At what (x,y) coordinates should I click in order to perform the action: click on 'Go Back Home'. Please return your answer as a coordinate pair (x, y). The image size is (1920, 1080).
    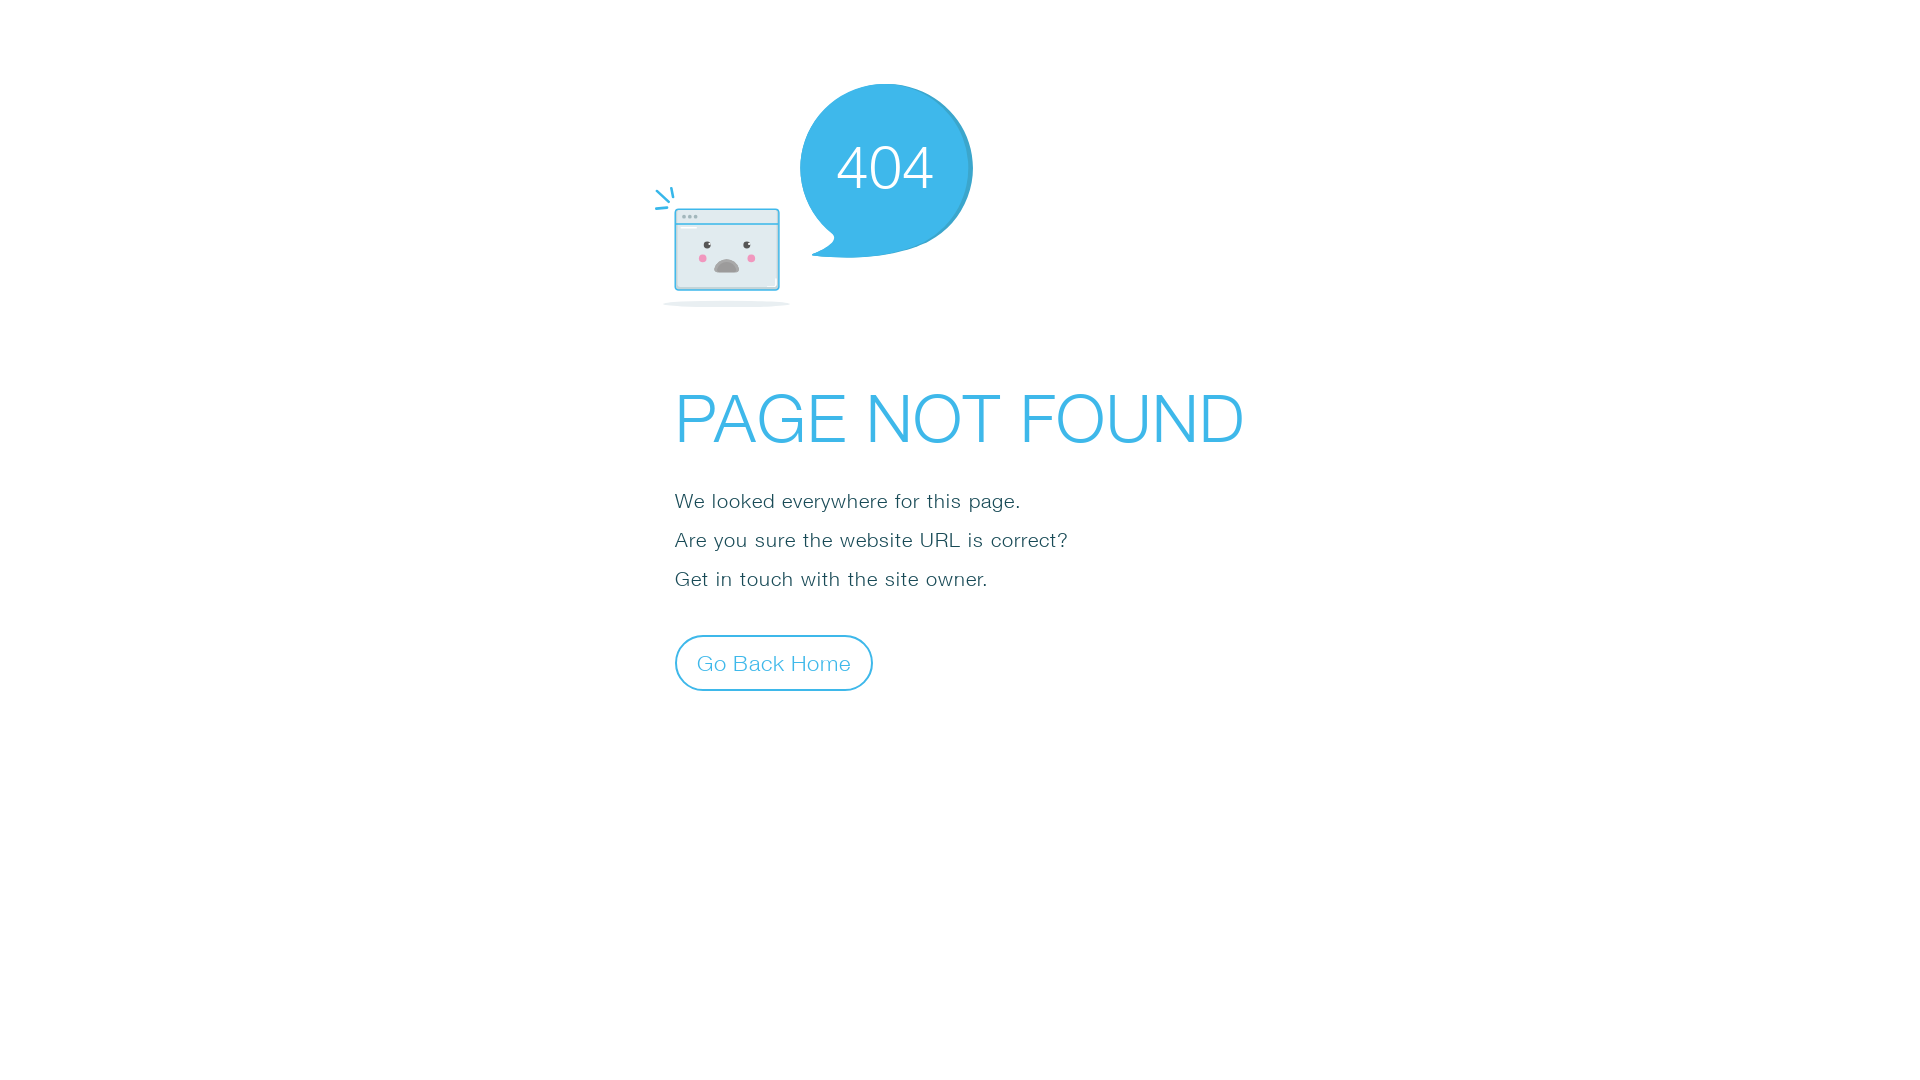
    Looking at the image, I should click on (772, 663).